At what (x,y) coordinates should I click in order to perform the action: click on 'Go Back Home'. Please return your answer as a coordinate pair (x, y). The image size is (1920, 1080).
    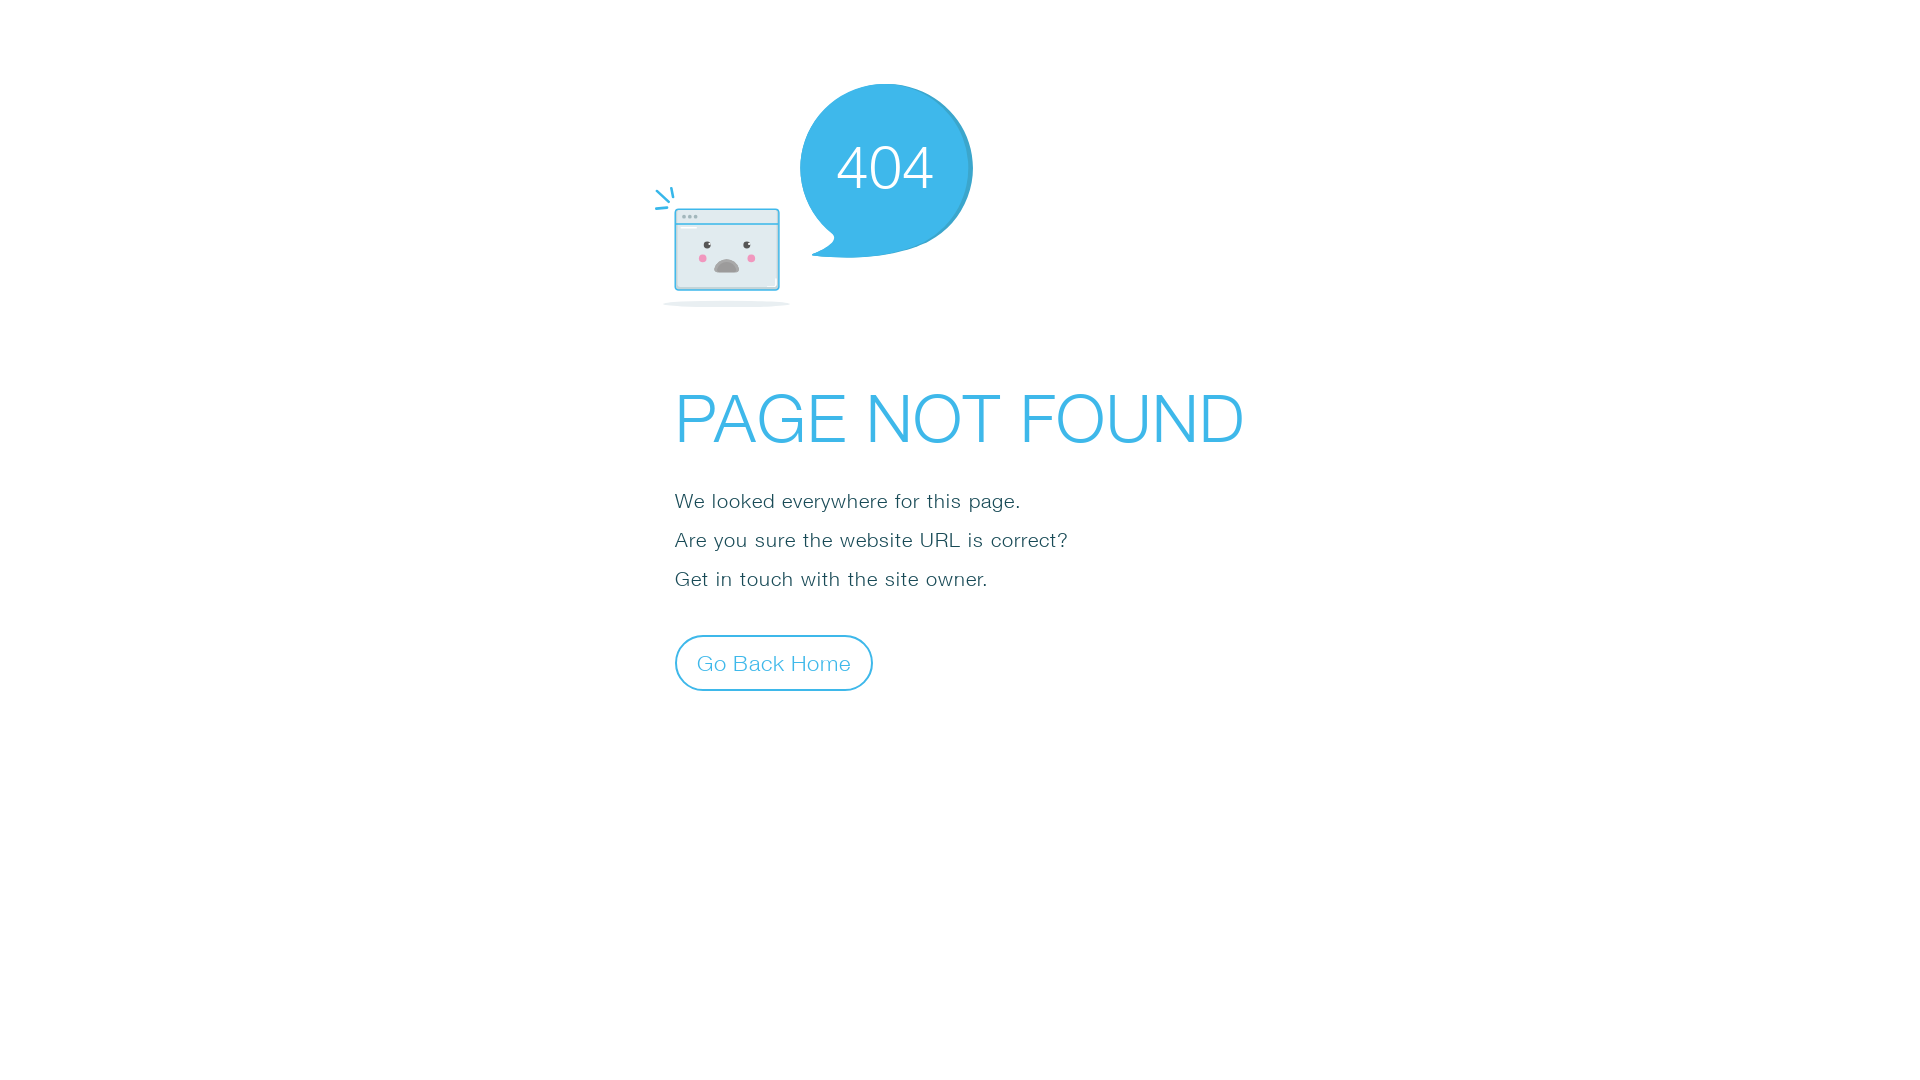
    Looking at the image, I should click on (772, 663).